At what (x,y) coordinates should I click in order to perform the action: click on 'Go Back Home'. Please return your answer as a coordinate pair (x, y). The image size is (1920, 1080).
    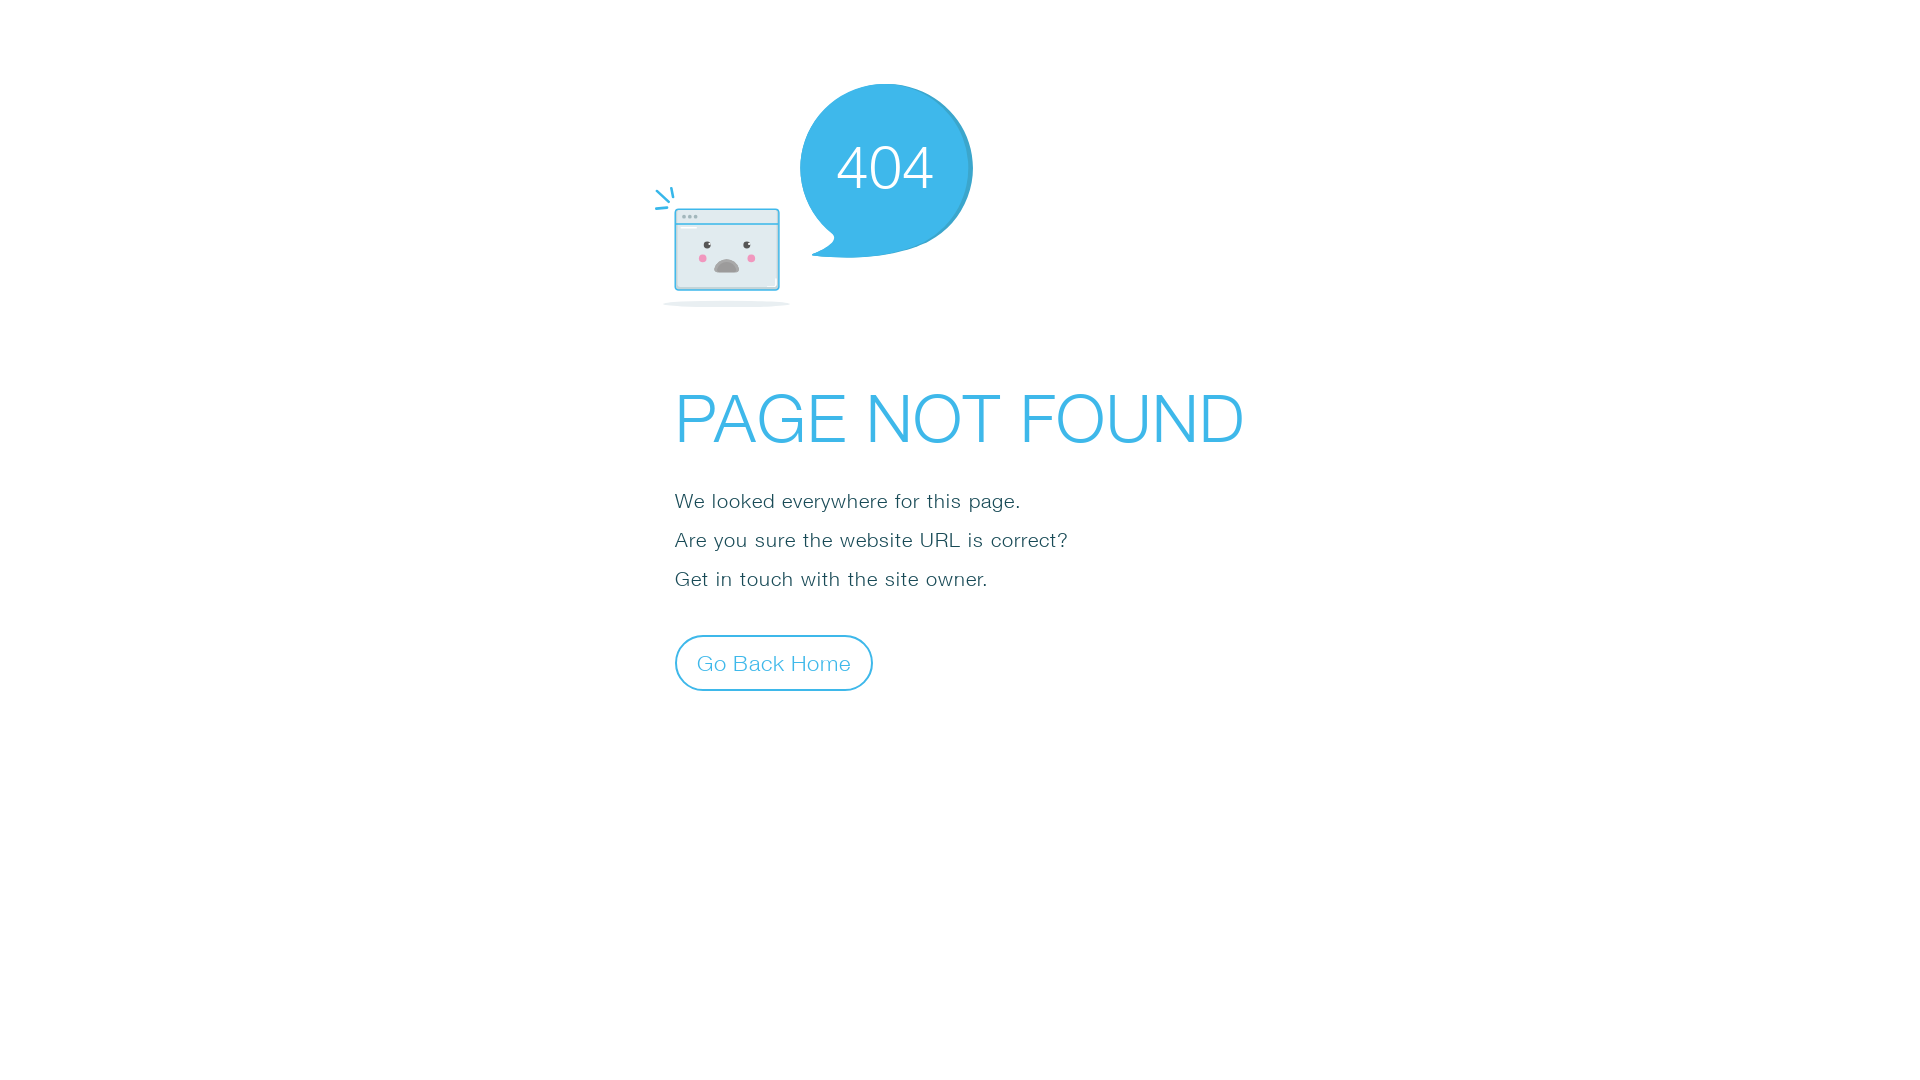
    Looking at the image, I should click on (772, 663).